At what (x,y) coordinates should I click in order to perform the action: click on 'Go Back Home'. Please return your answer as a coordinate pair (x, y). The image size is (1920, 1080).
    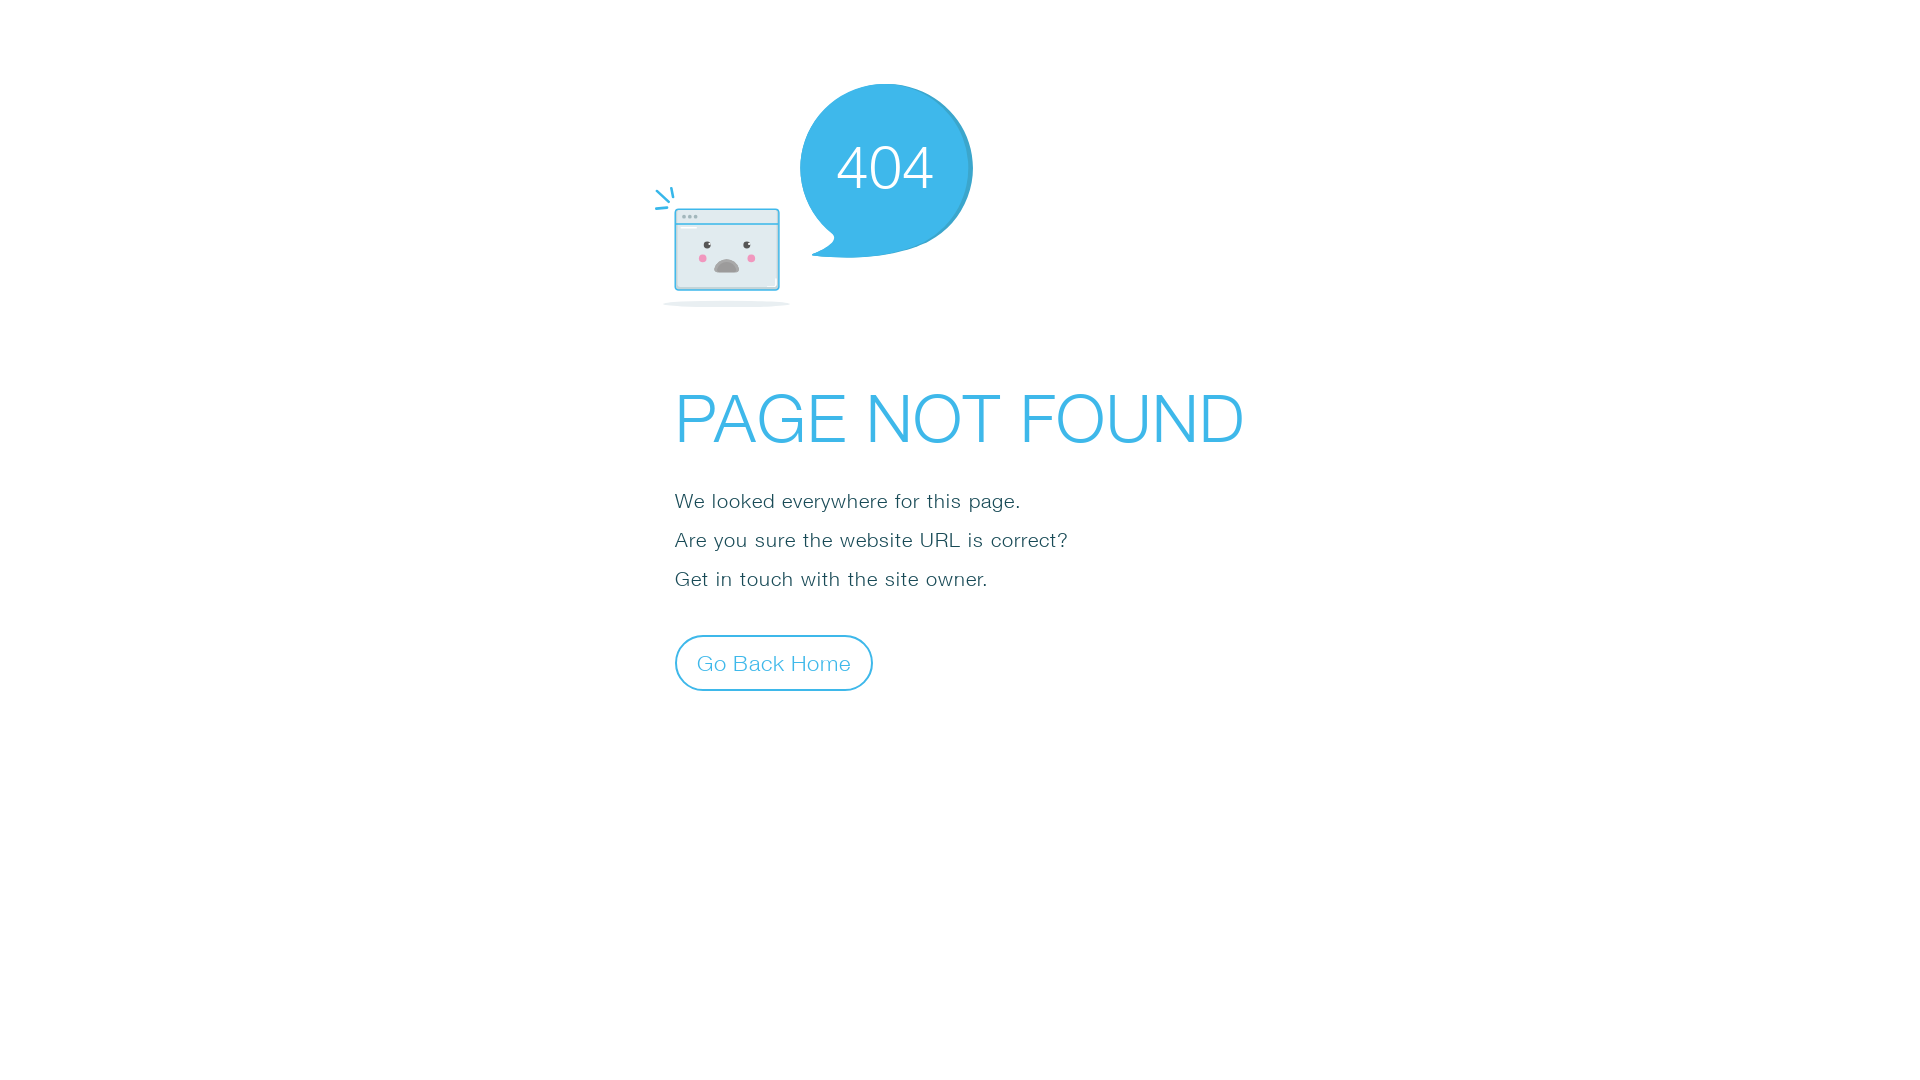
    Looking at the image, I should click on (772, 663).